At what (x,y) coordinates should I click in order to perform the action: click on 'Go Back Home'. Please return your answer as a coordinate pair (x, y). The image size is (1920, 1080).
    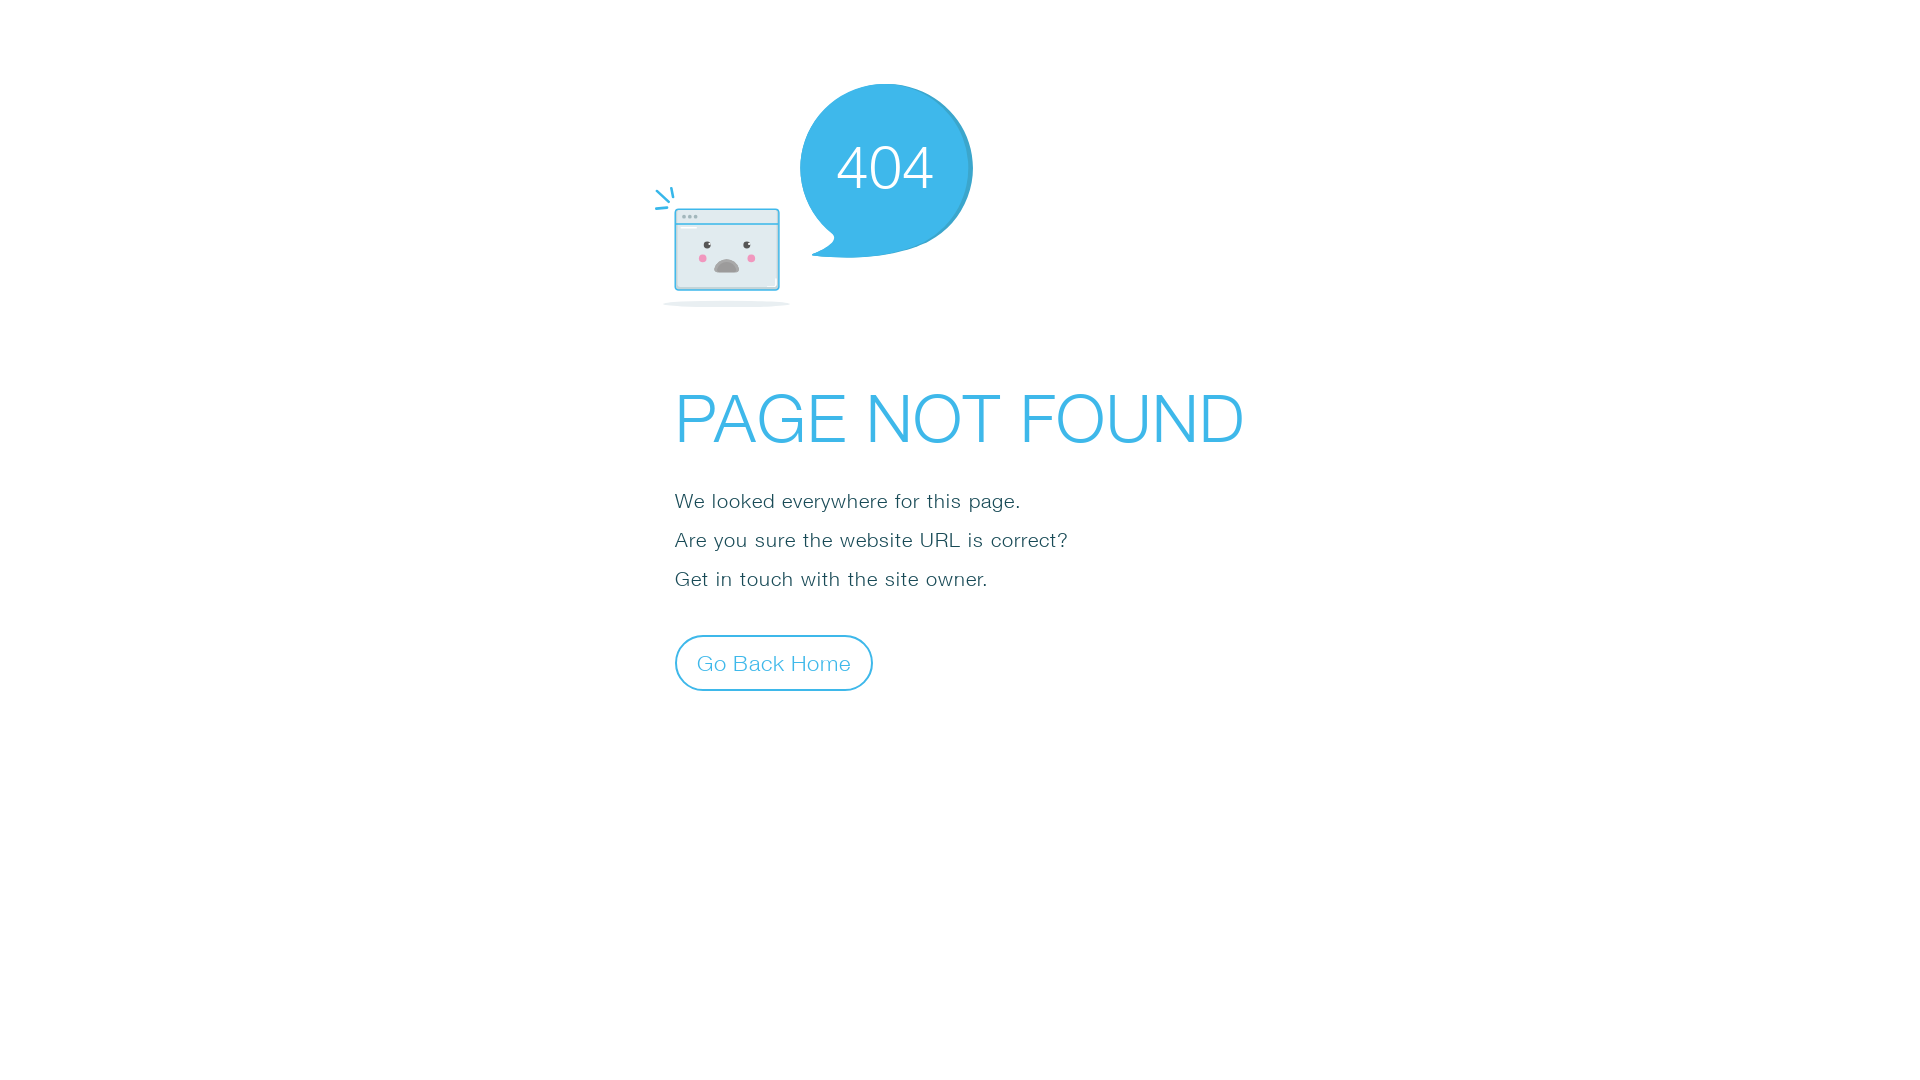
    Looking at the image, I should click on (772, 663).